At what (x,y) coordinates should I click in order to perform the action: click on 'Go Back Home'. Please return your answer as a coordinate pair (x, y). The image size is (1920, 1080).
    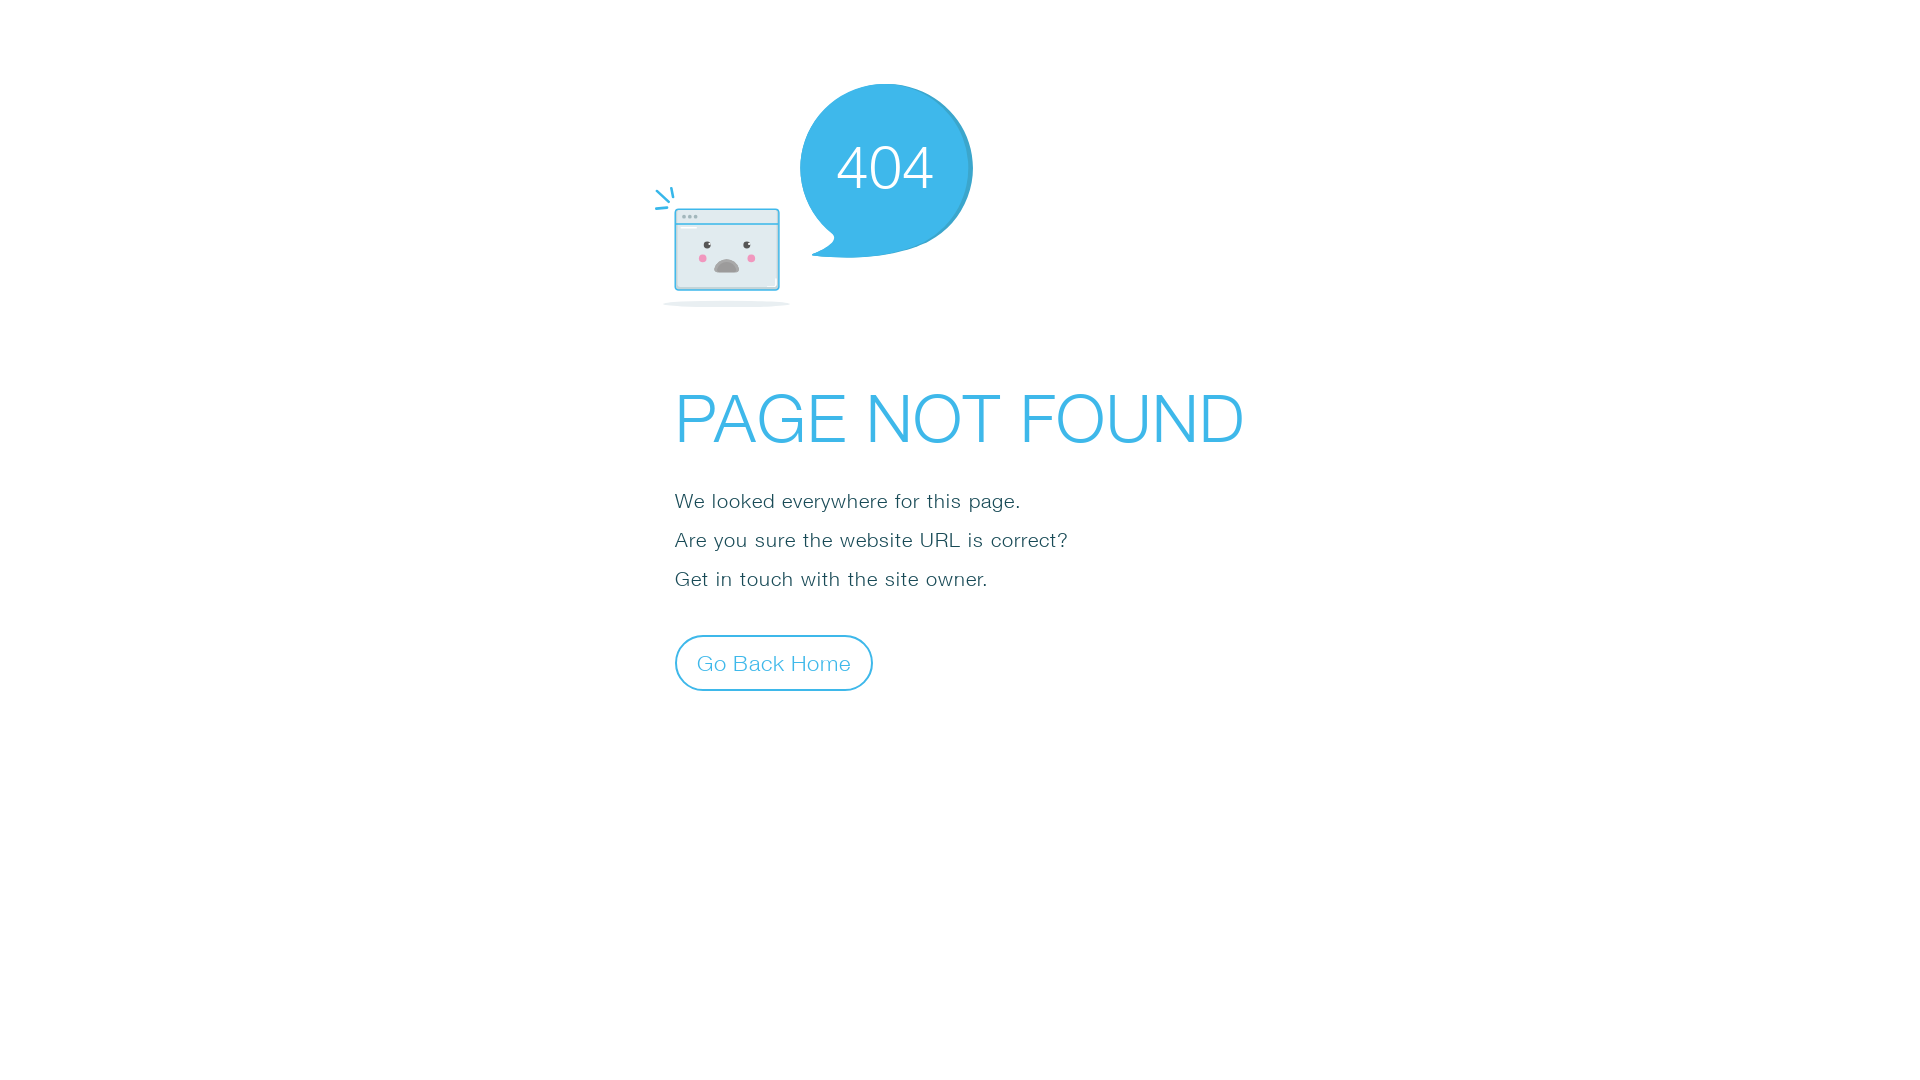
    Looking at the image, I should click on (772, 663).